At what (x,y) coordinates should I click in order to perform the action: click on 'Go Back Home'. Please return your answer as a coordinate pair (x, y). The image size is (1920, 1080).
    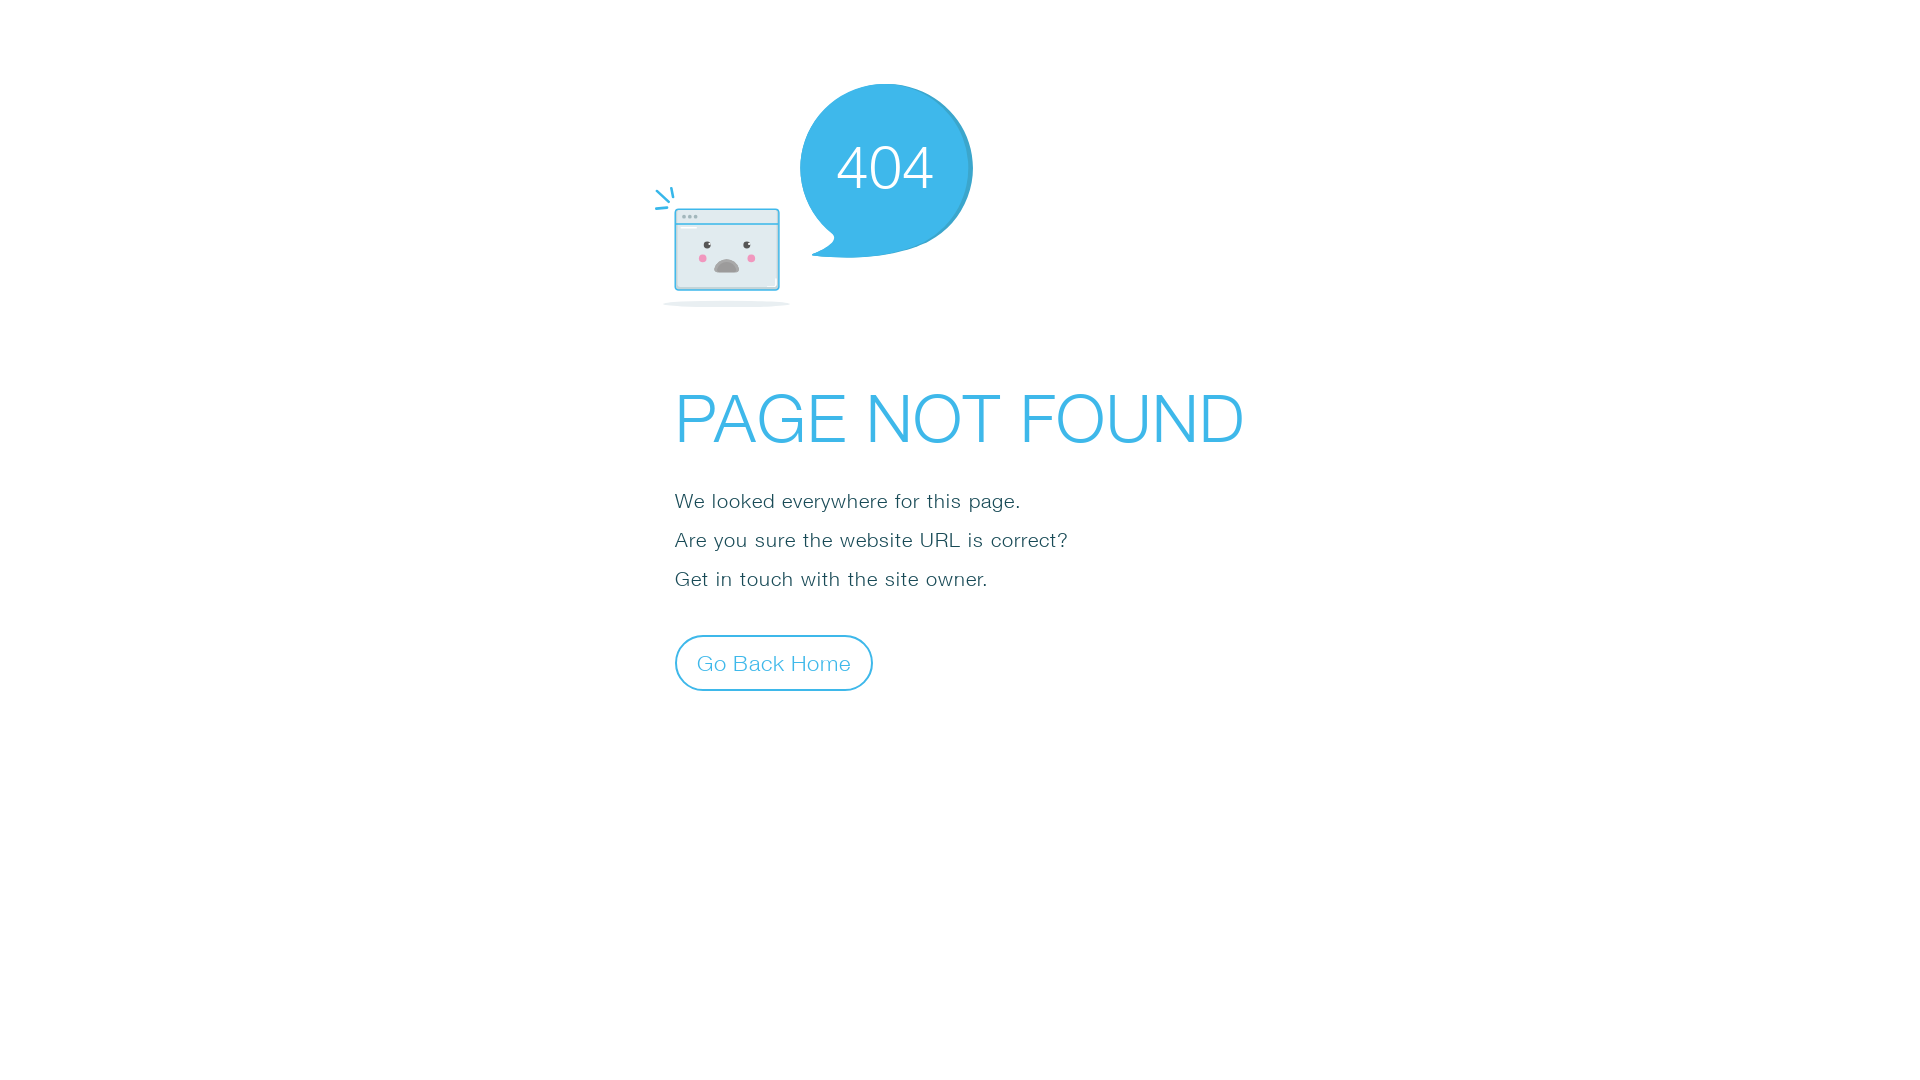
    Looking at the image, I should click on (772, 663).